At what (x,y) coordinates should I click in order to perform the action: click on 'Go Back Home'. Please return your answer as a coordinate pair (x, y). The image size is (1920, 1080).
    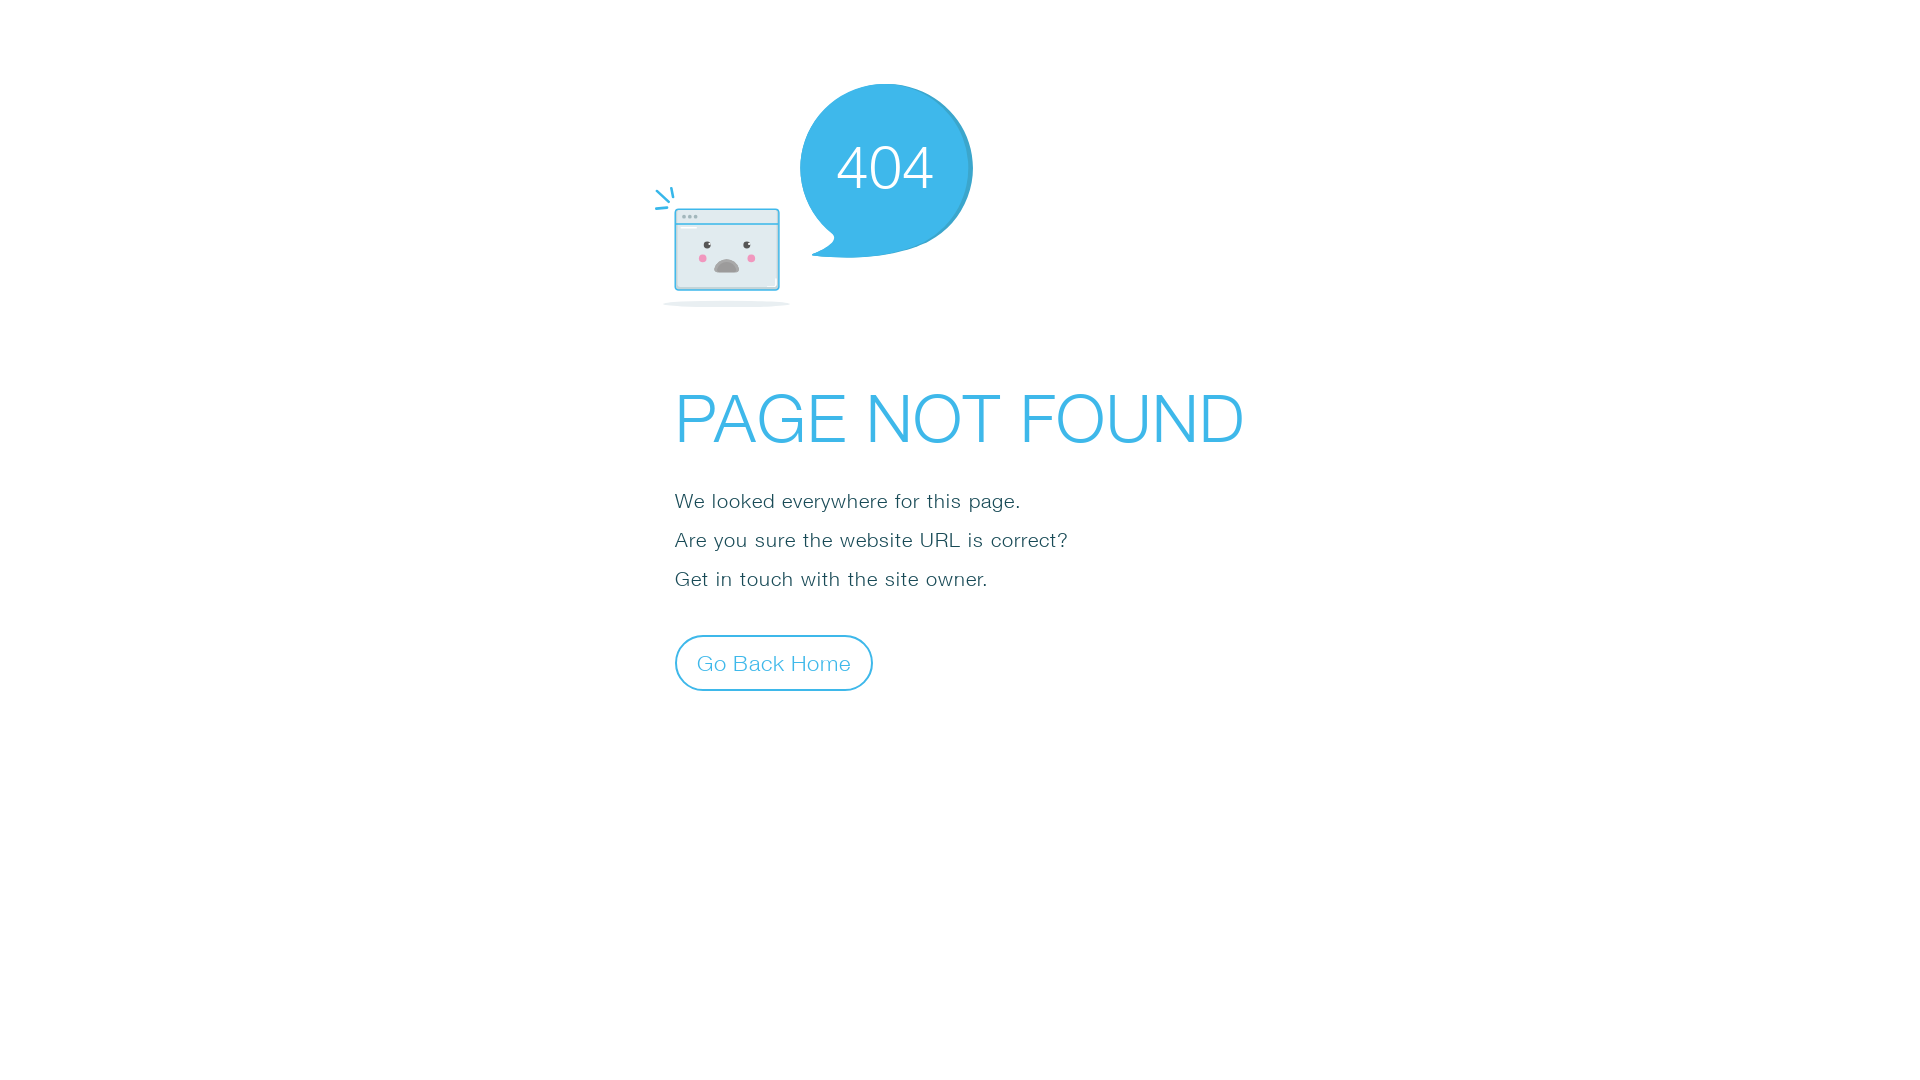
    Looking at the image, I should click on (772, 663).